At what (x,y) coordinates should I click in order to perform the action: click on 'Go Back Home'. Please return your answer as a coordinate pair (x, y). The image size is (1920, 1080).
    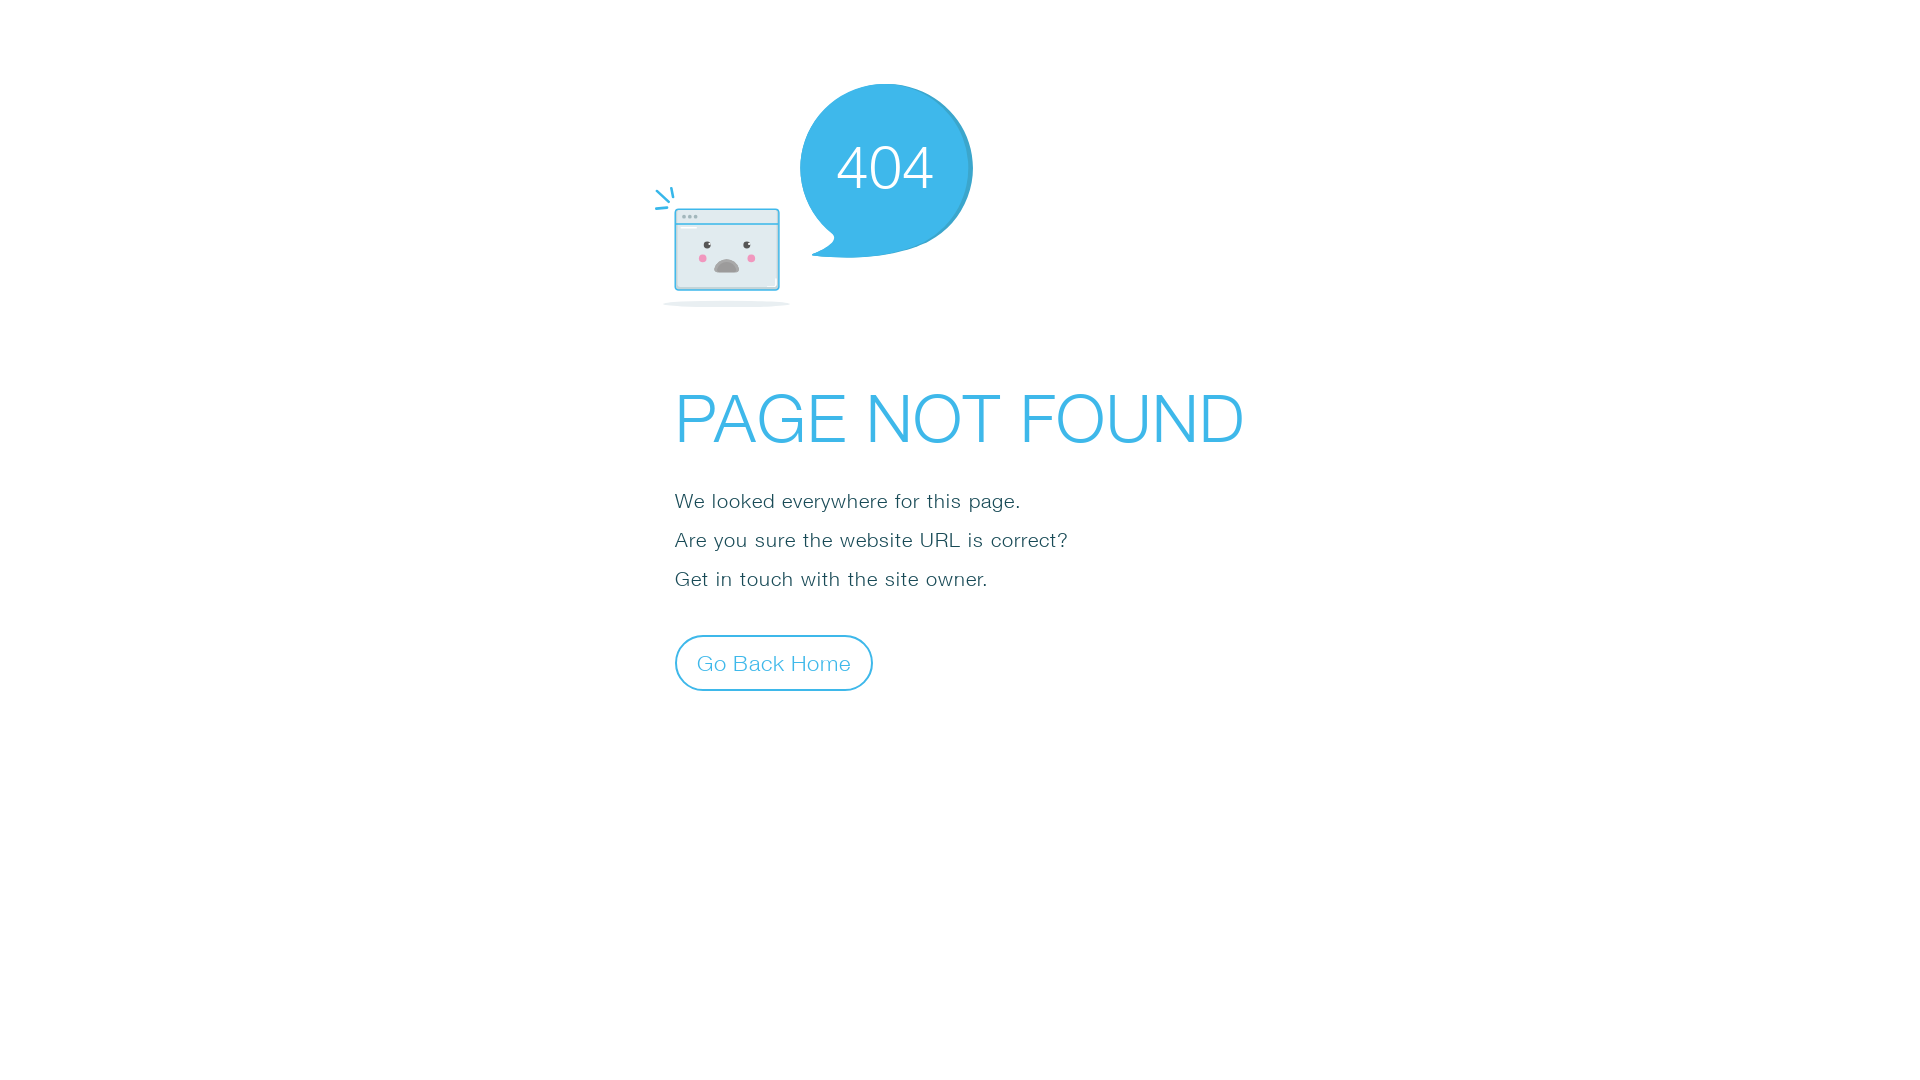
    Looking at the image, I should click on (772, 663).